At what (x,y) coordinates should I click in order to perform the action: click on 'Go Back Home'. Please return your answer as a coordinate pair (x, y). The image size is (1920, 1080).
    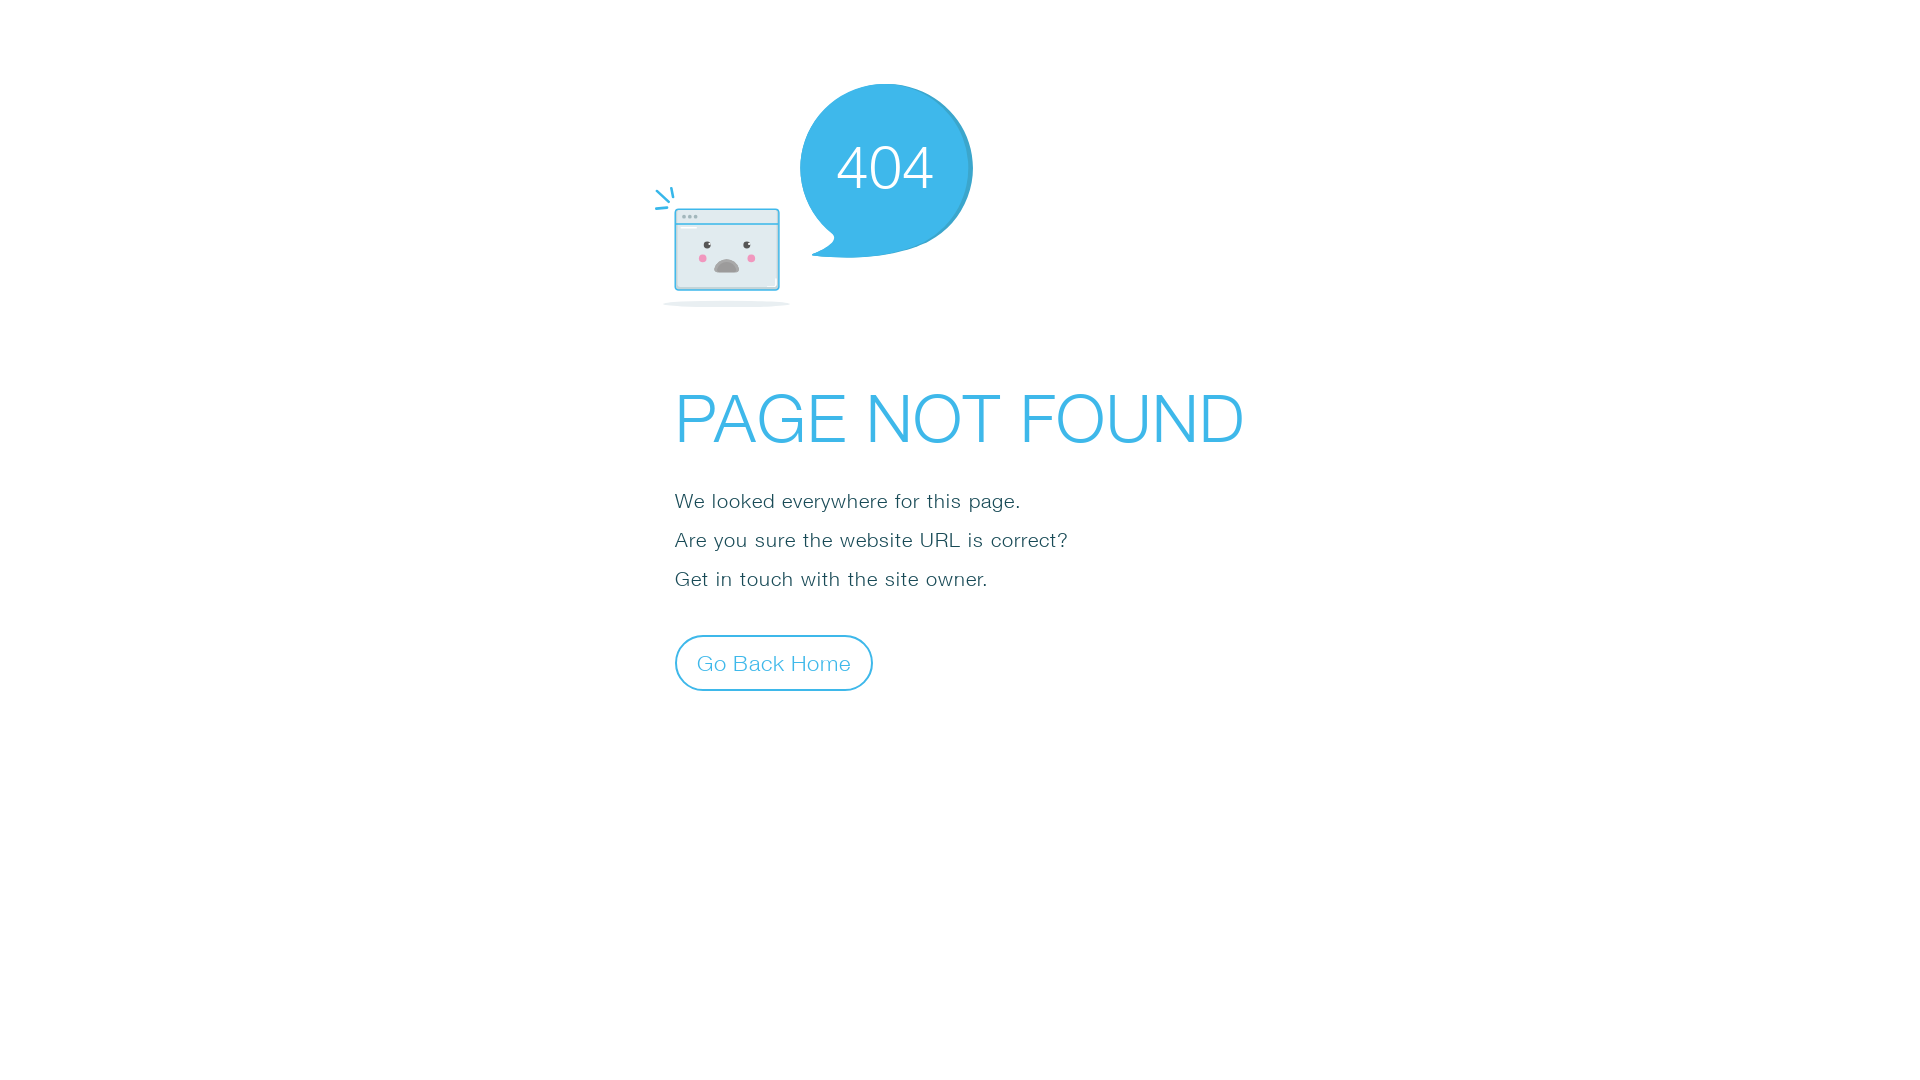
    Looking at the image, I should click on (772, 663).